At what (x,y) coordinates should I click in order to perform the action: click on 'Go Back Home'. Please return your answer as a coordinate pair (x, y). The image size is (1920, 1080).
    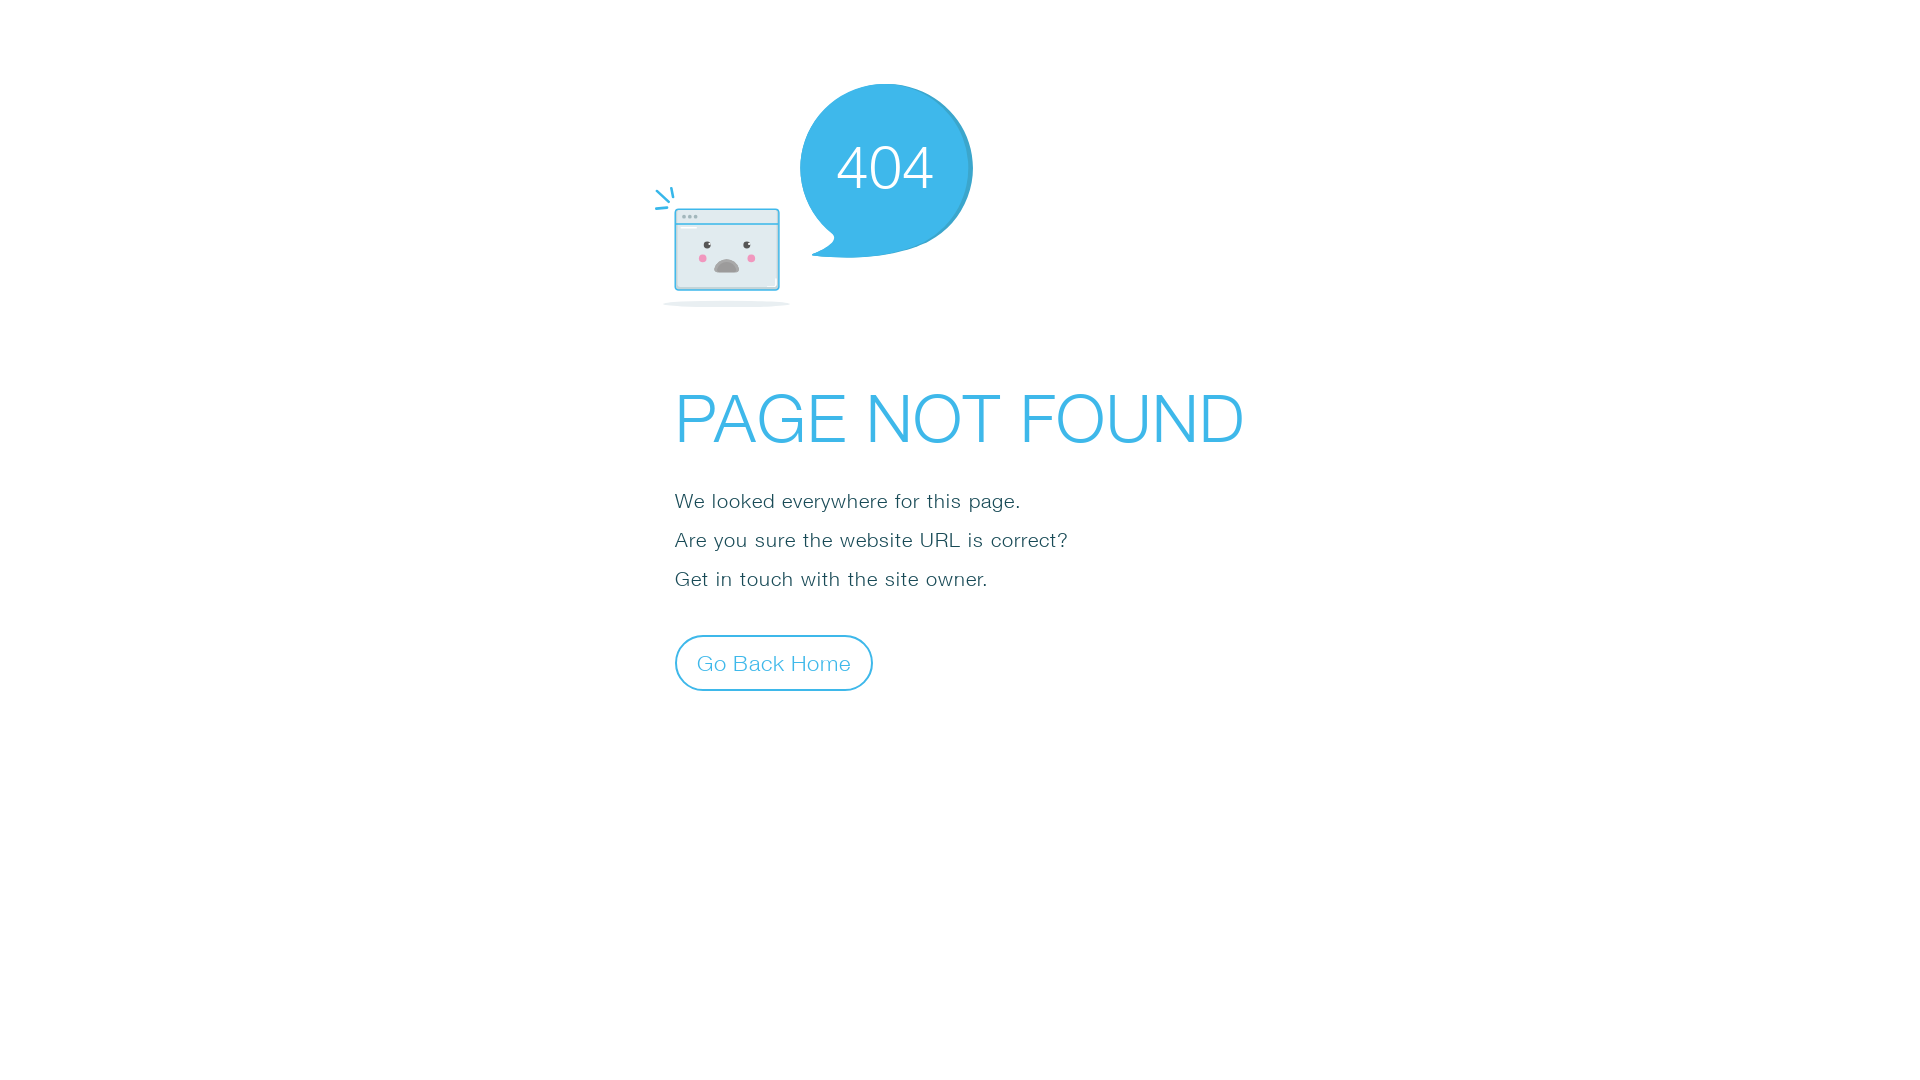
    Looking at the image, I should click on (772, 663).